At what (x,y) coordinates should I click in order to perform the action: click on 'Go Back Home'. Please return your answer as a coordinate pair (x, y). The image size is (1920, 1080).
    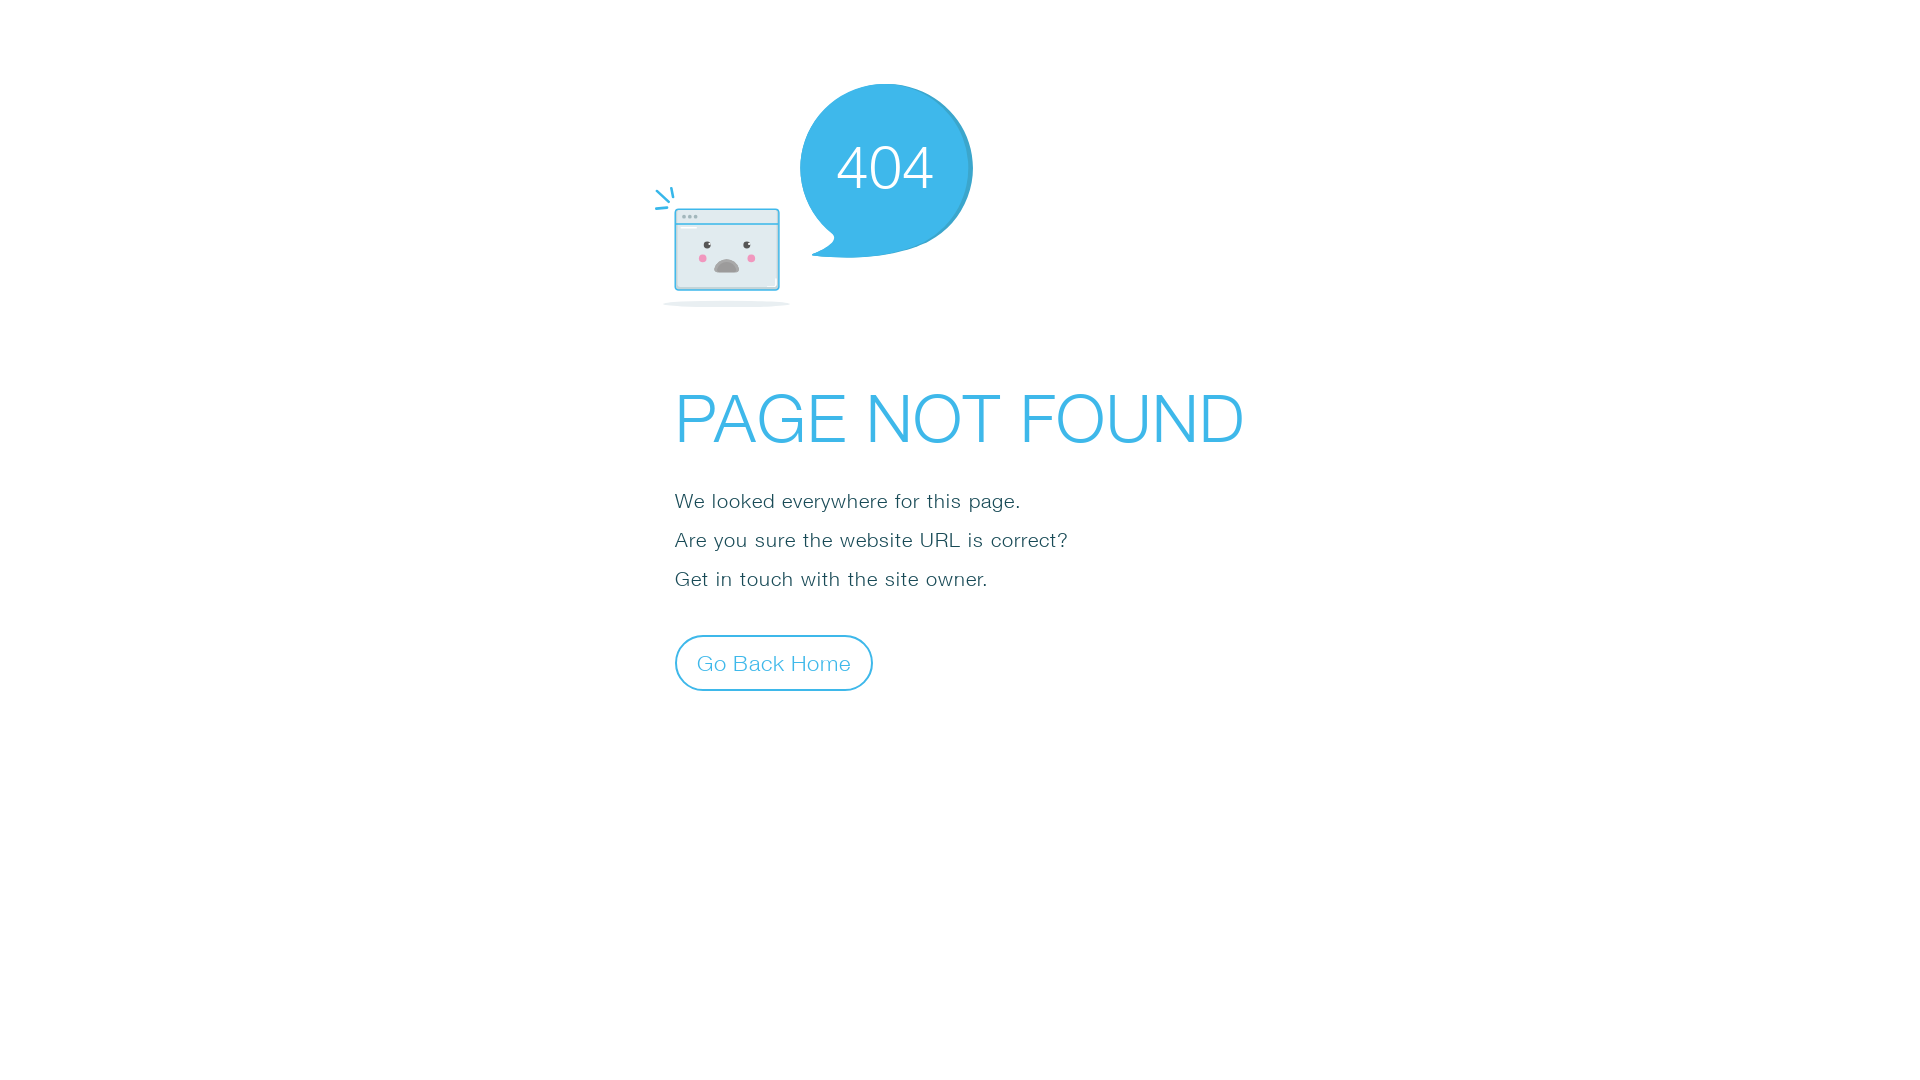
    Looking at the image, I should click on (772, 663).